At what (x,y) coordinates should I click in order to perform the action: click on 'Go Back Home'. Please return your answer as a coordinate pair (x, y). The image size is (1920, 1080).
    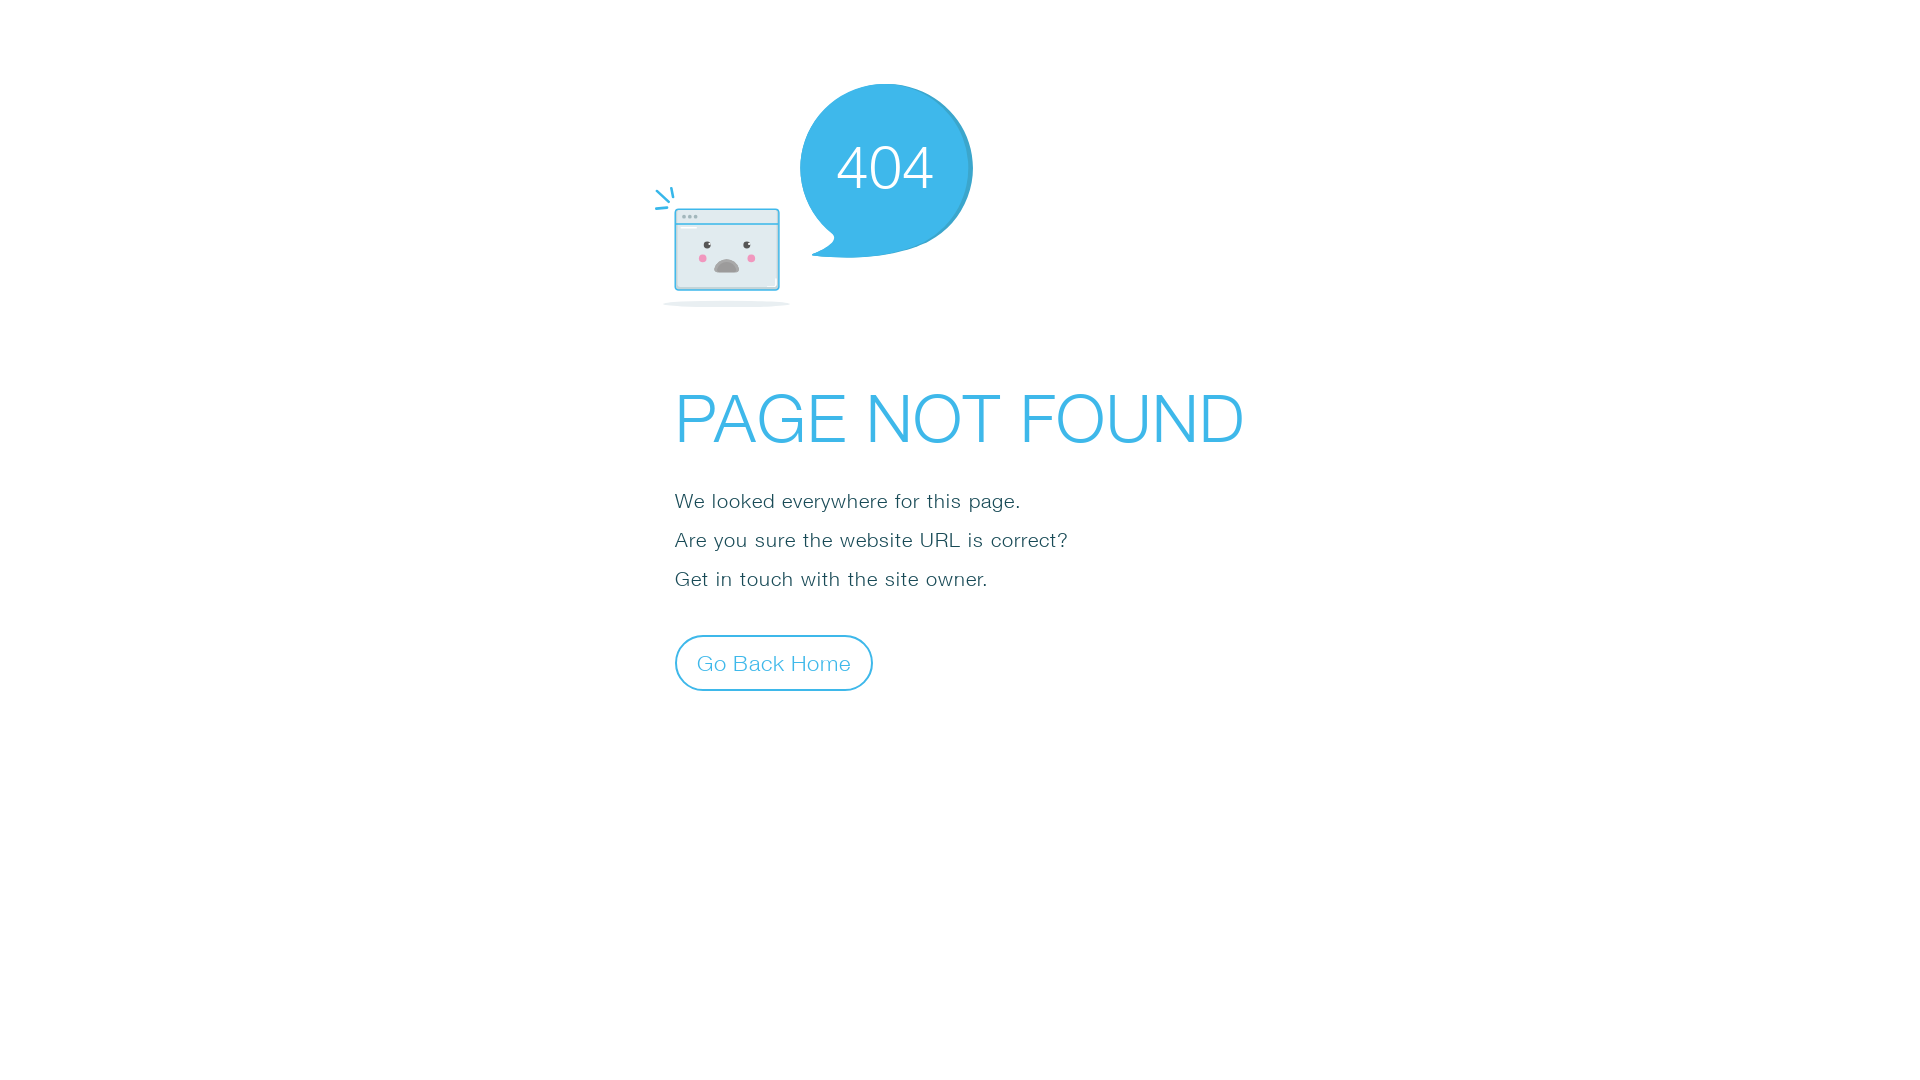
    Looking at the image, I should click on (772, 663).